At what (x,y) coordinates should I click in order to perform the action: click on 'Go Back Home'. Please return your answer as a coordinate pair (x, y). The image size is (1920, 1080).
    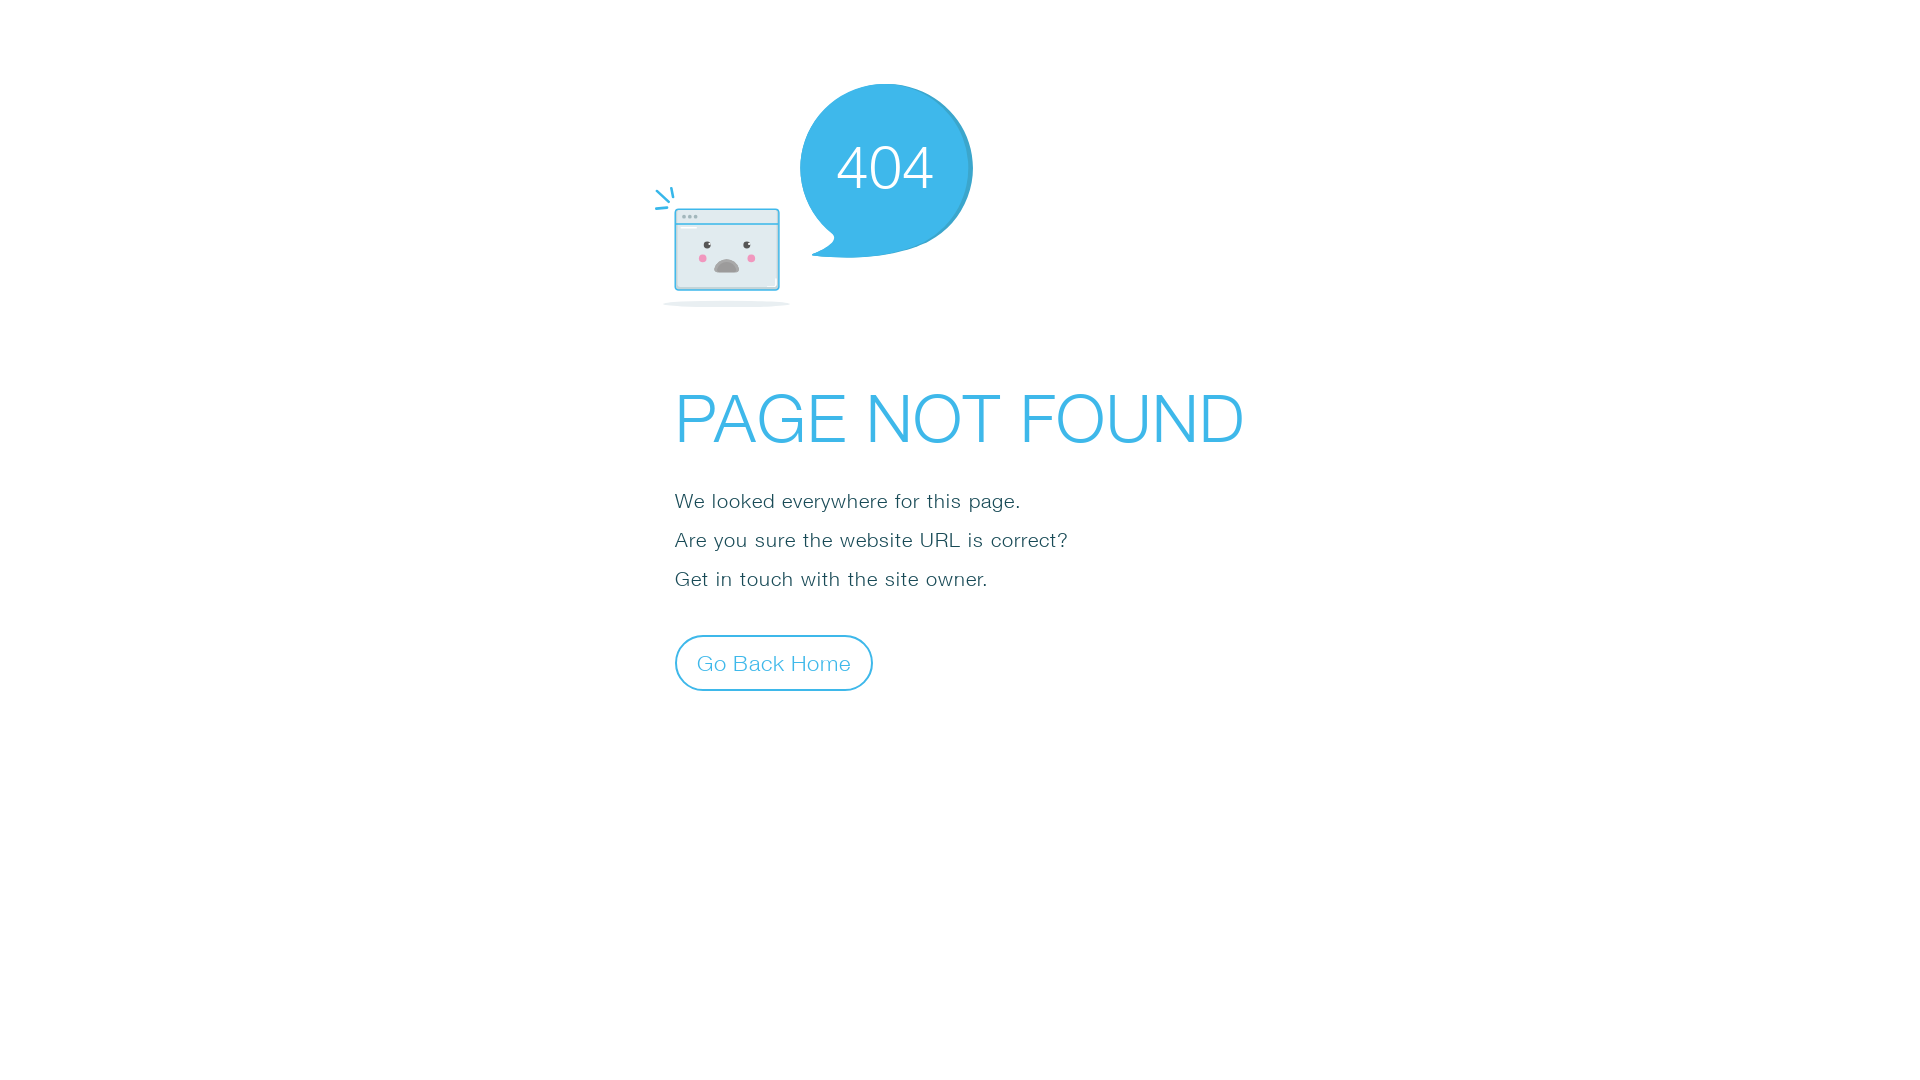
    Looking at the image, I should click on (772, 663).